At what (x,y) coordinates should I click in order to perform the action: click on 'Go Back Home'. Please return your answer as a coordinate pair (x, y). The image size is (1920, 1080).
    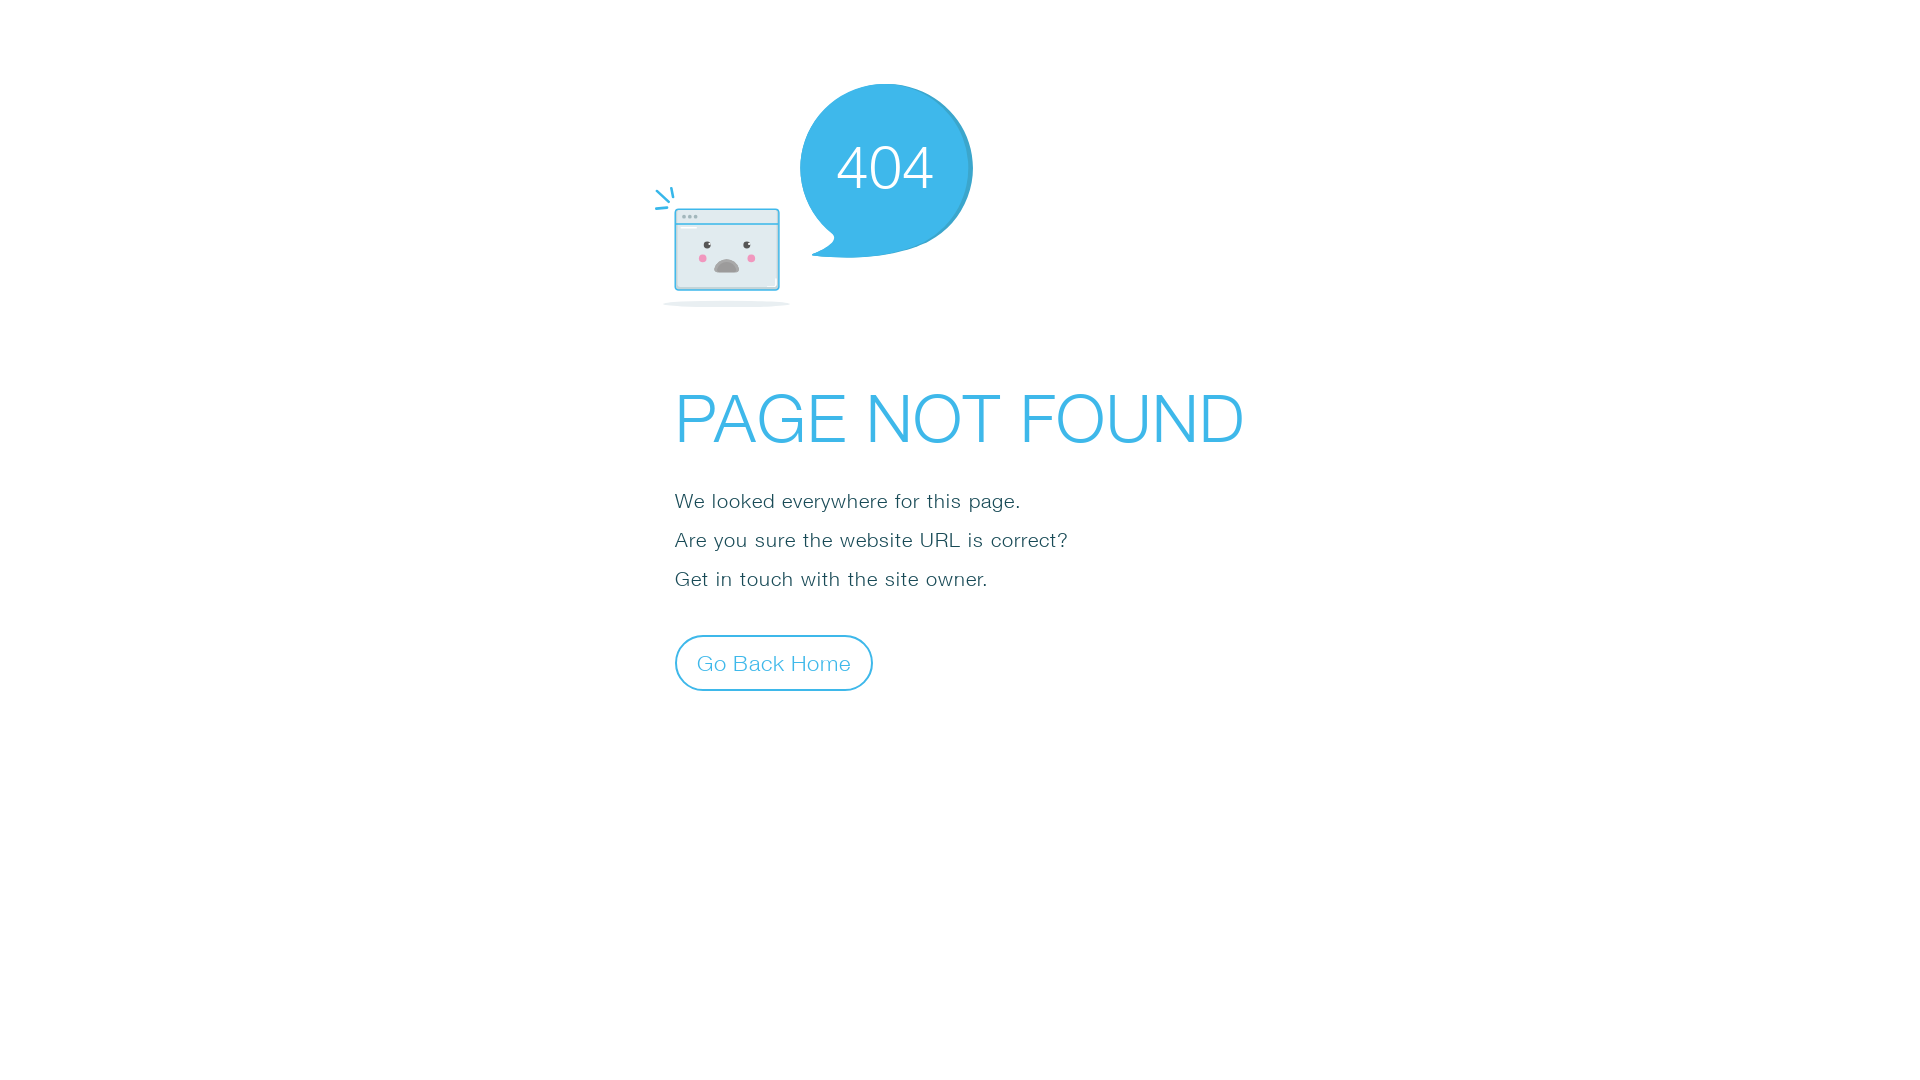
    Looking at the image, I should click on (772, 663).